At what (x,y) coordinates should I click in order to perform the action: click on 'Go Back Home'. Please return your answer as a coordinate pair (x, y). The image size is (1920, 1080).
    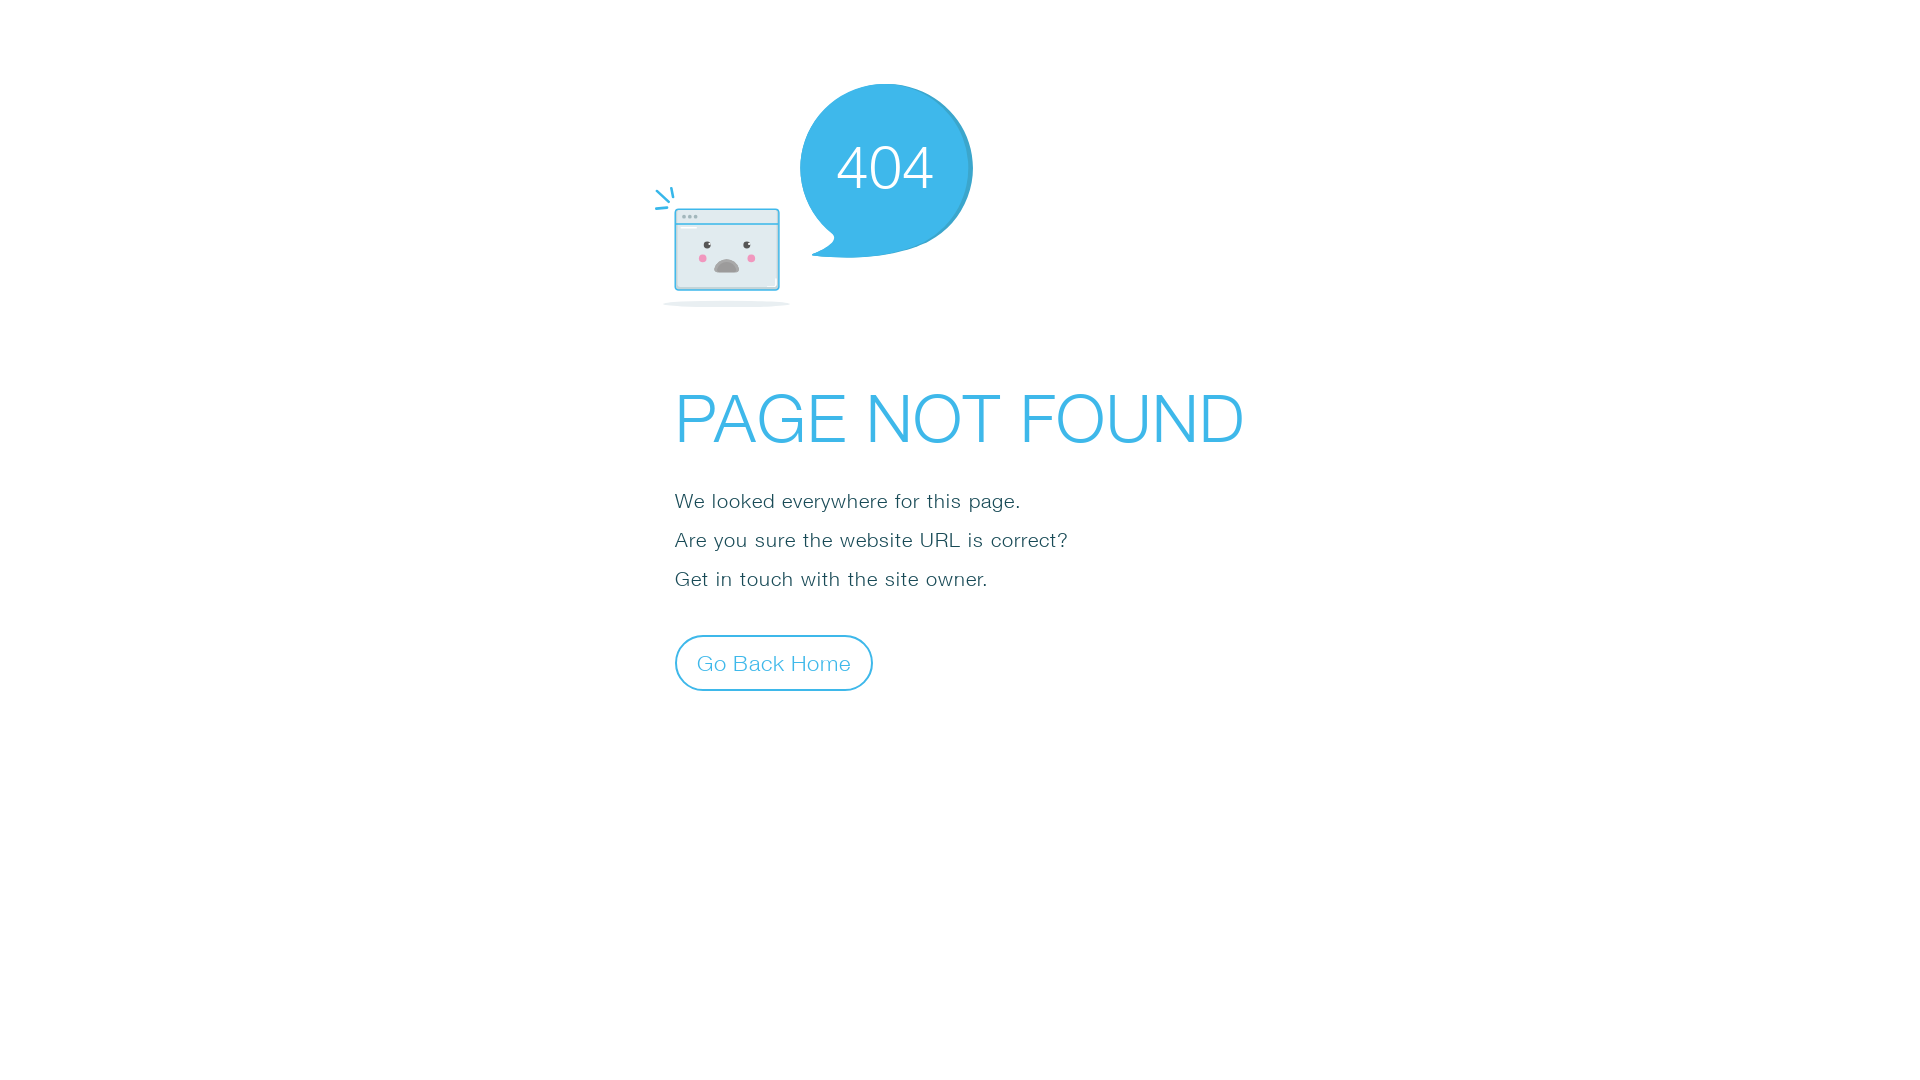
    Looking at the image, I should click on (772, 663).